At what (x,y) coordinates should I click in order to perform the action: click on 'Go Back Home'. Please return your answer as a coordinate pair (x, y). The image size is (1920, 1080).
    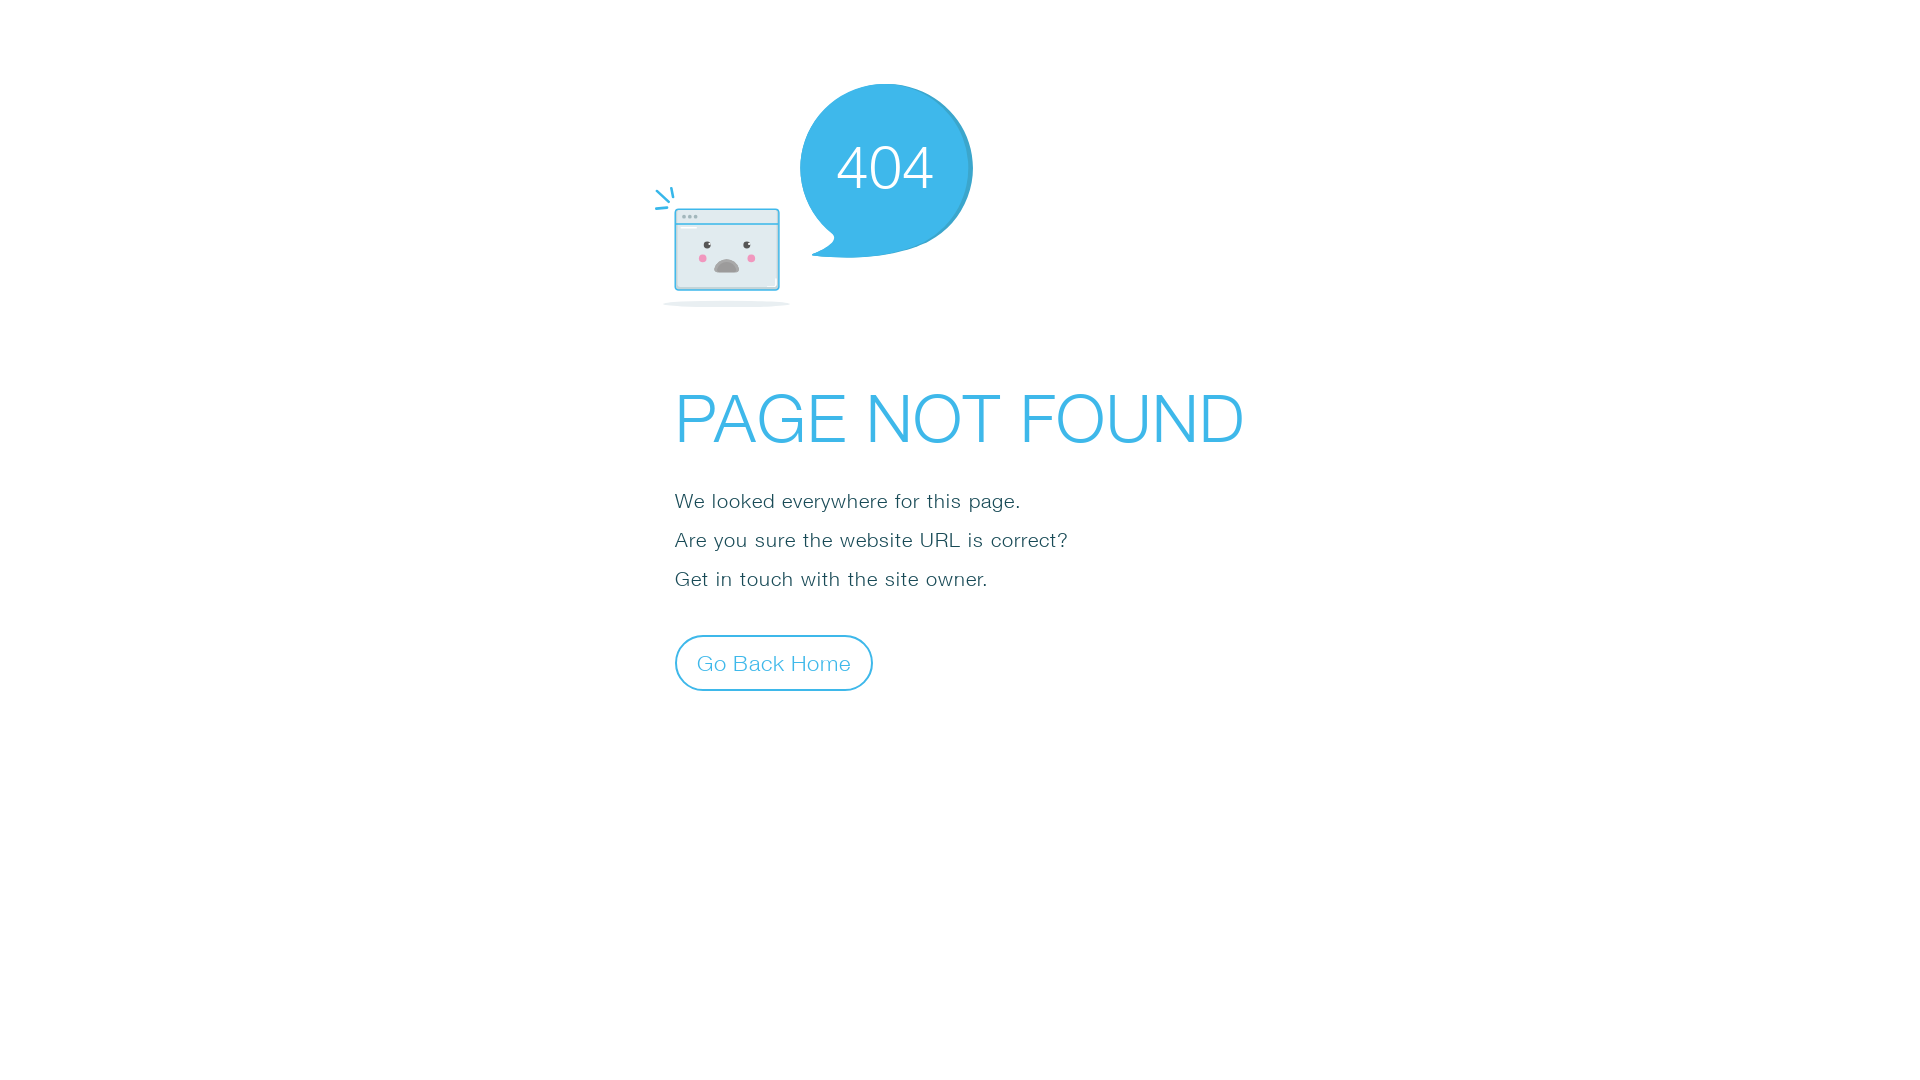
    Looking at the image, I should click on (772, 663).